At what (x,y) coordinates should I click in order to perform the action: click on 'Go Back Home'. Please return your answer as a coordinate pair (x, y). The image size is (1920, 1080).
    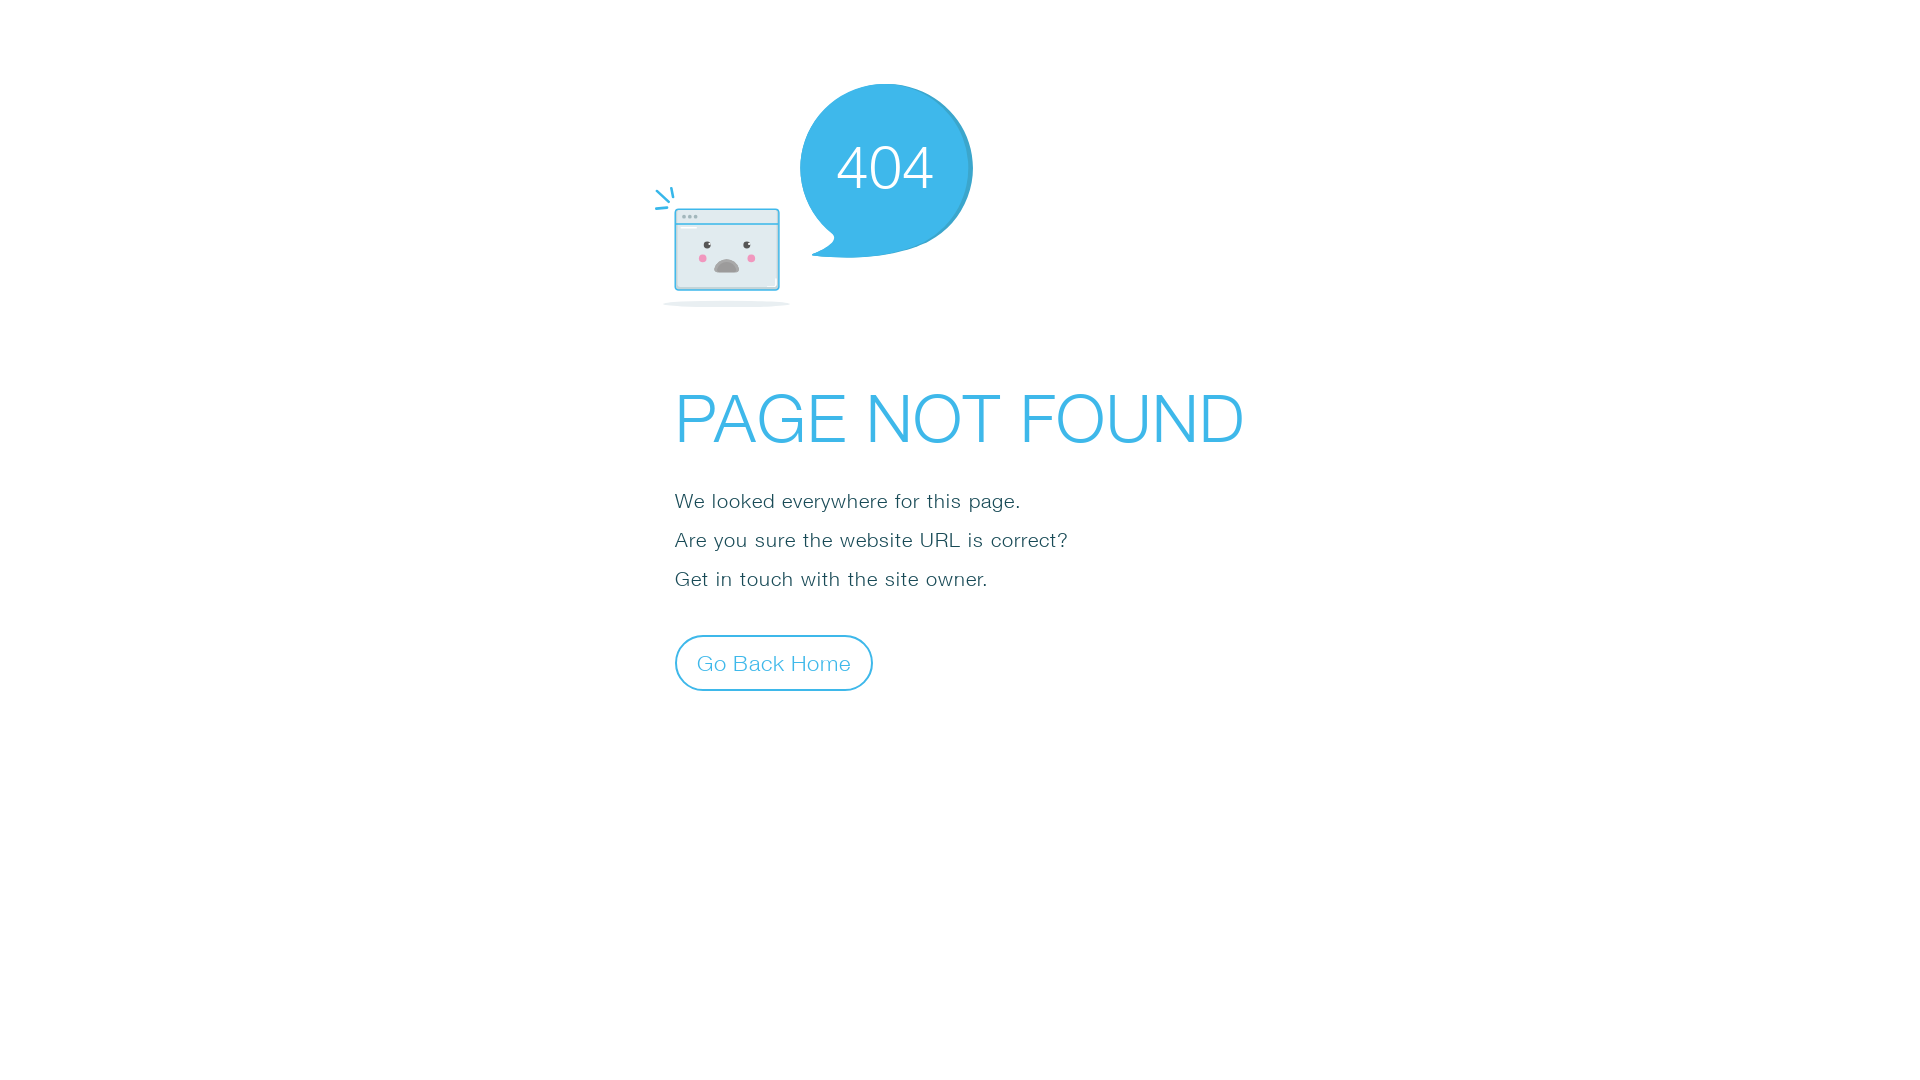
    Looking at the image, I should click on (772, 663).